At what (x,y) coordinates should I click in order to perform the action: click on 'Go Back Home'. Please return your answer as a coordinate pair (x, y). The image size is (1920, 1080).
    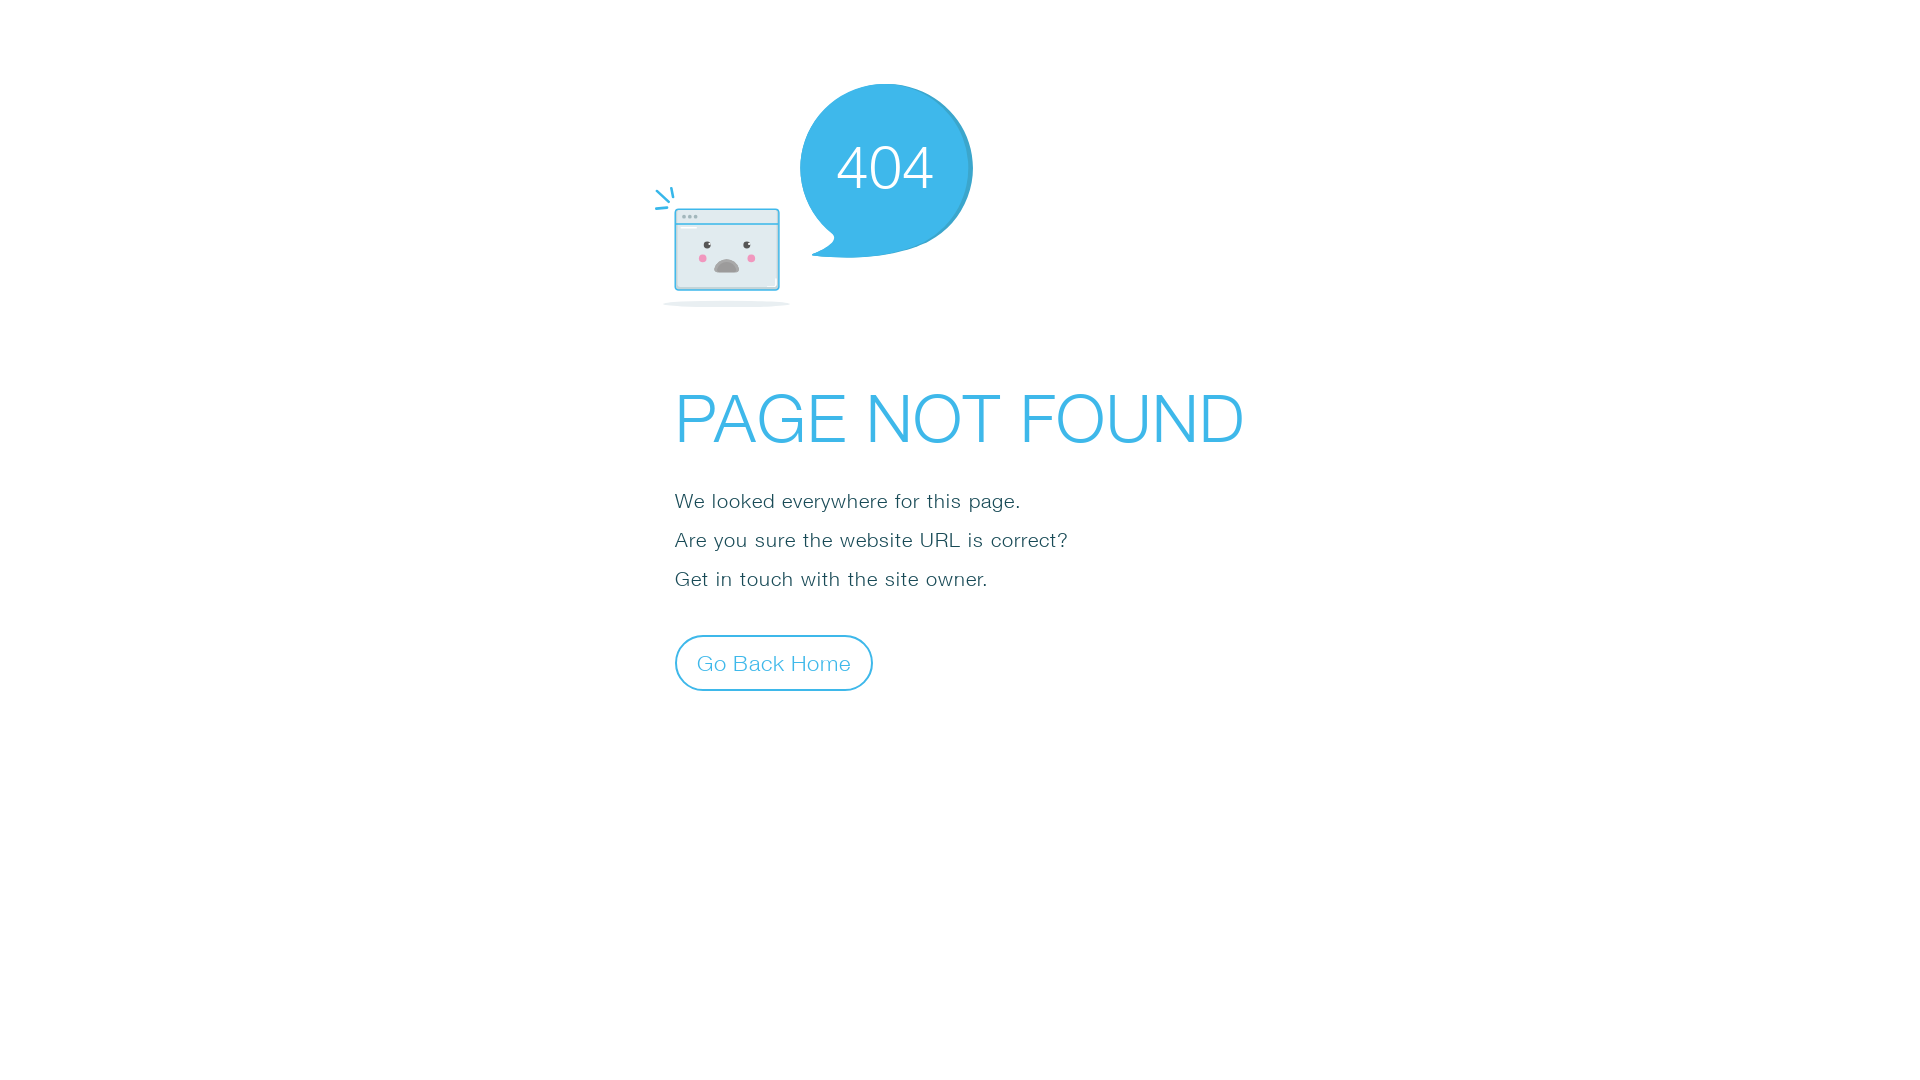
    Looking at the image, I should click on (772, 663).